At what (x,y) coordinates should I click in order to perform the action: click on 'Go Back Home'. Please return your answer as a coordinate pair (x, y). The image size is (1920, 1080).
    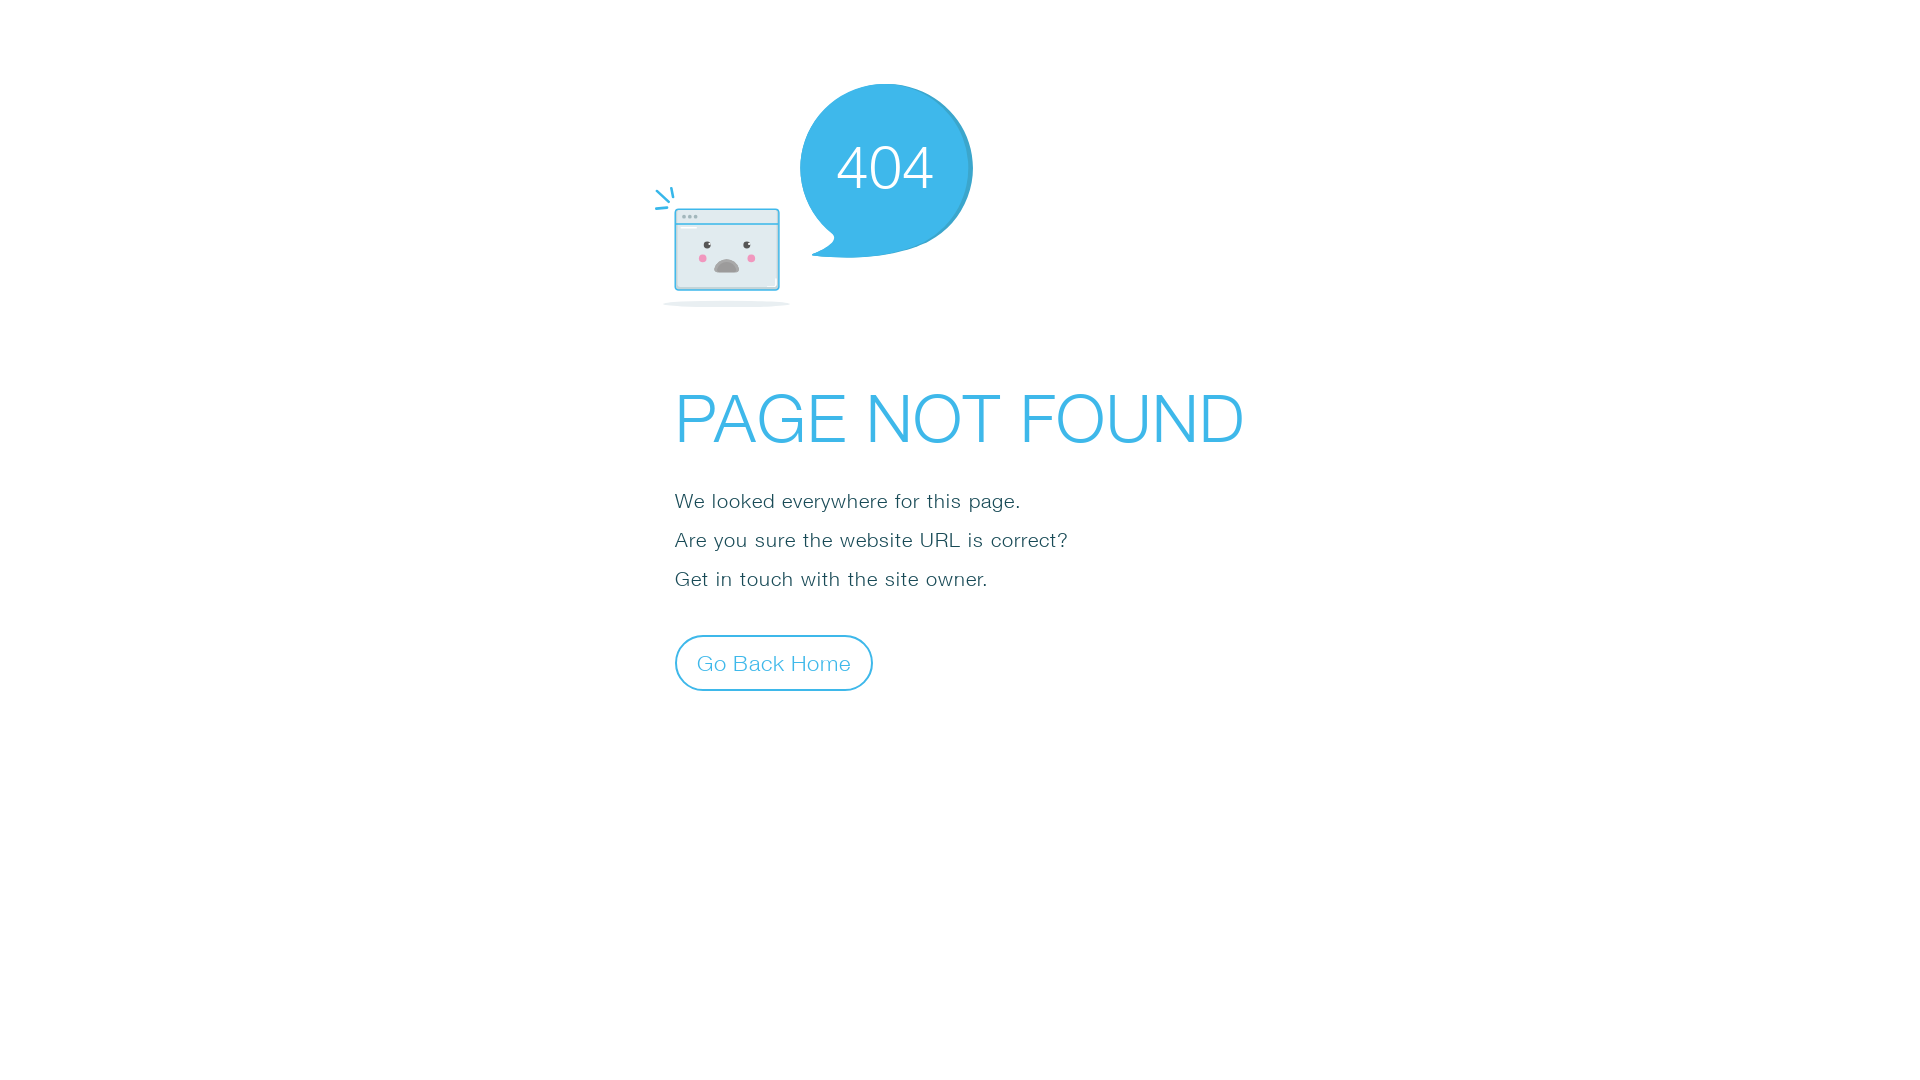
    Looking at the image, I should click on (772, 663).